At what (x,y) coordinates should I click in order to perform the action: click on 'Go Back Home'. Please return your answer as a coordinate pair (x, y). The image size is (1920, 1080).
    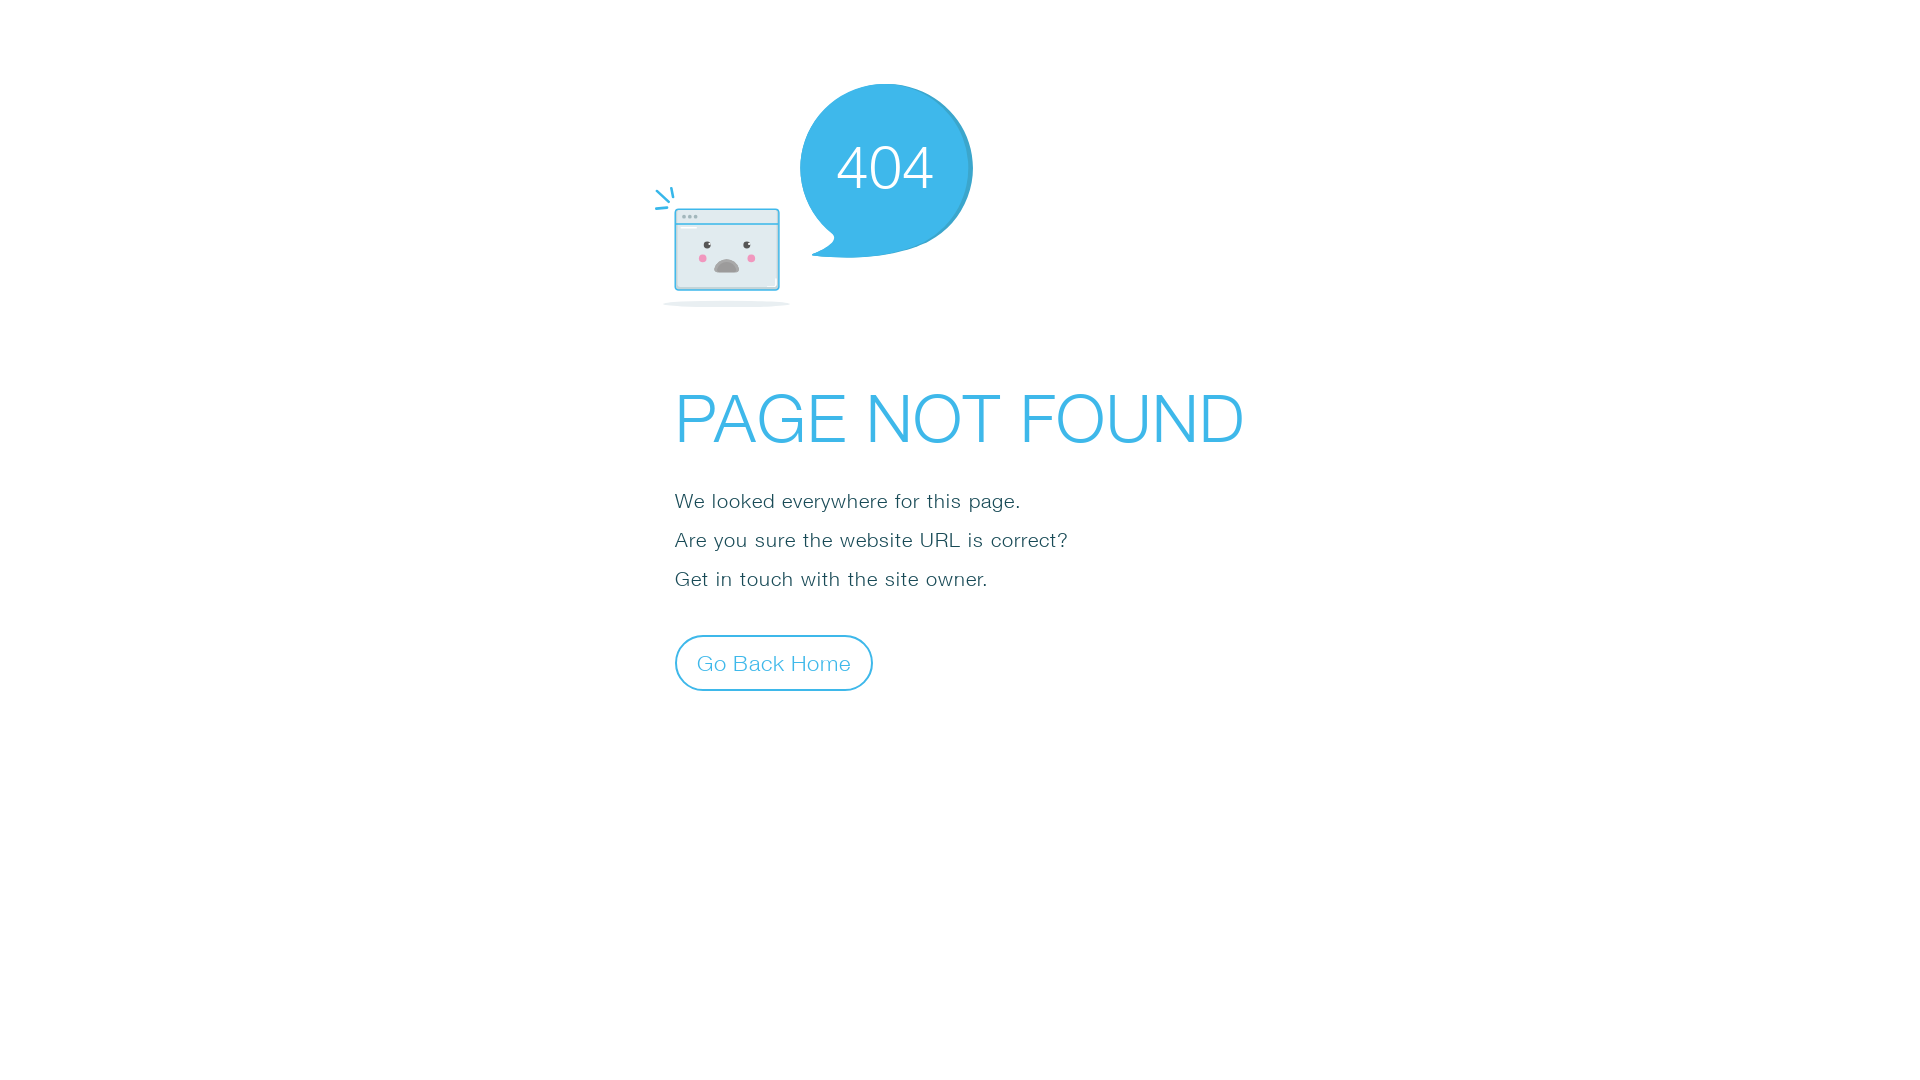
    Looking at the image, I should click on (772, 663).